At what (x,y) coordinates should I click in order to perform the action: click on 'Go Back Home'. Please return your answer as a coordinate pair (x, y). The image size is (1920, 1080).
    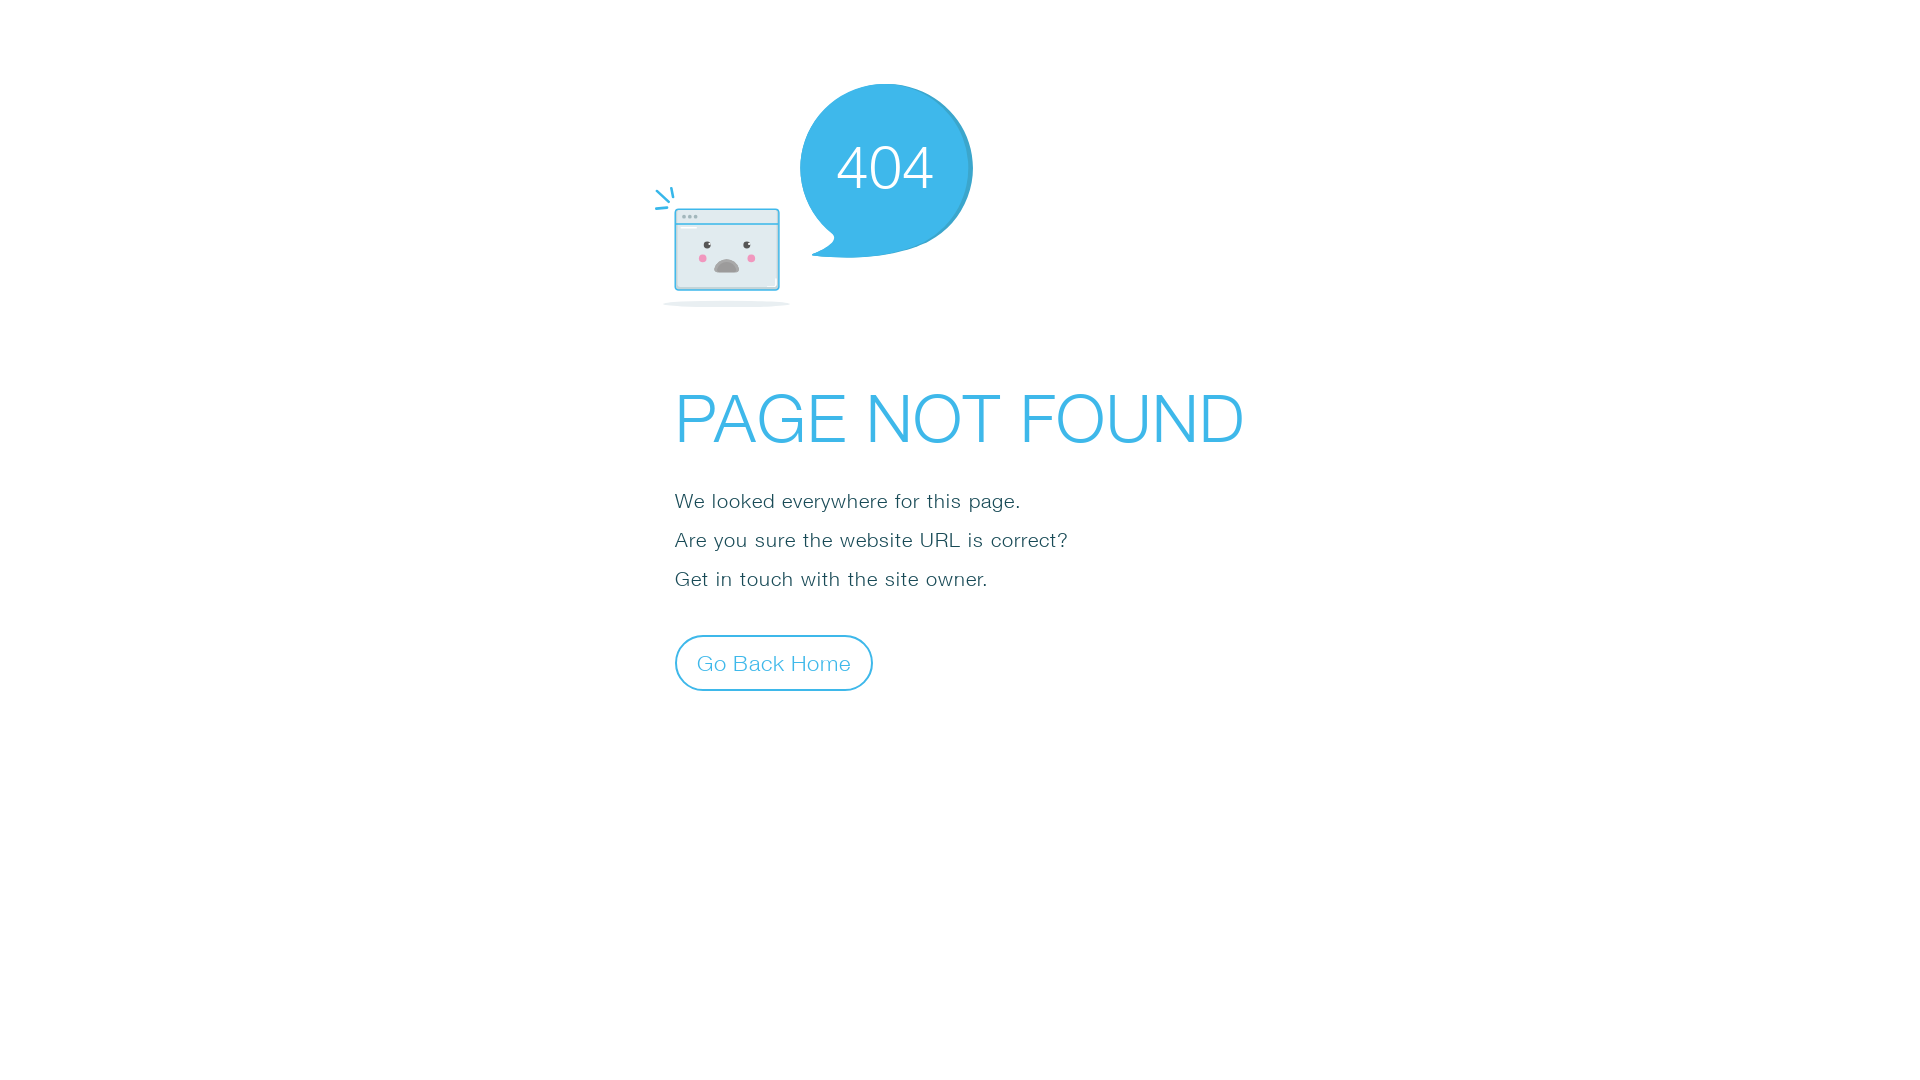
    Looking at the image, I should click on (772, 663).